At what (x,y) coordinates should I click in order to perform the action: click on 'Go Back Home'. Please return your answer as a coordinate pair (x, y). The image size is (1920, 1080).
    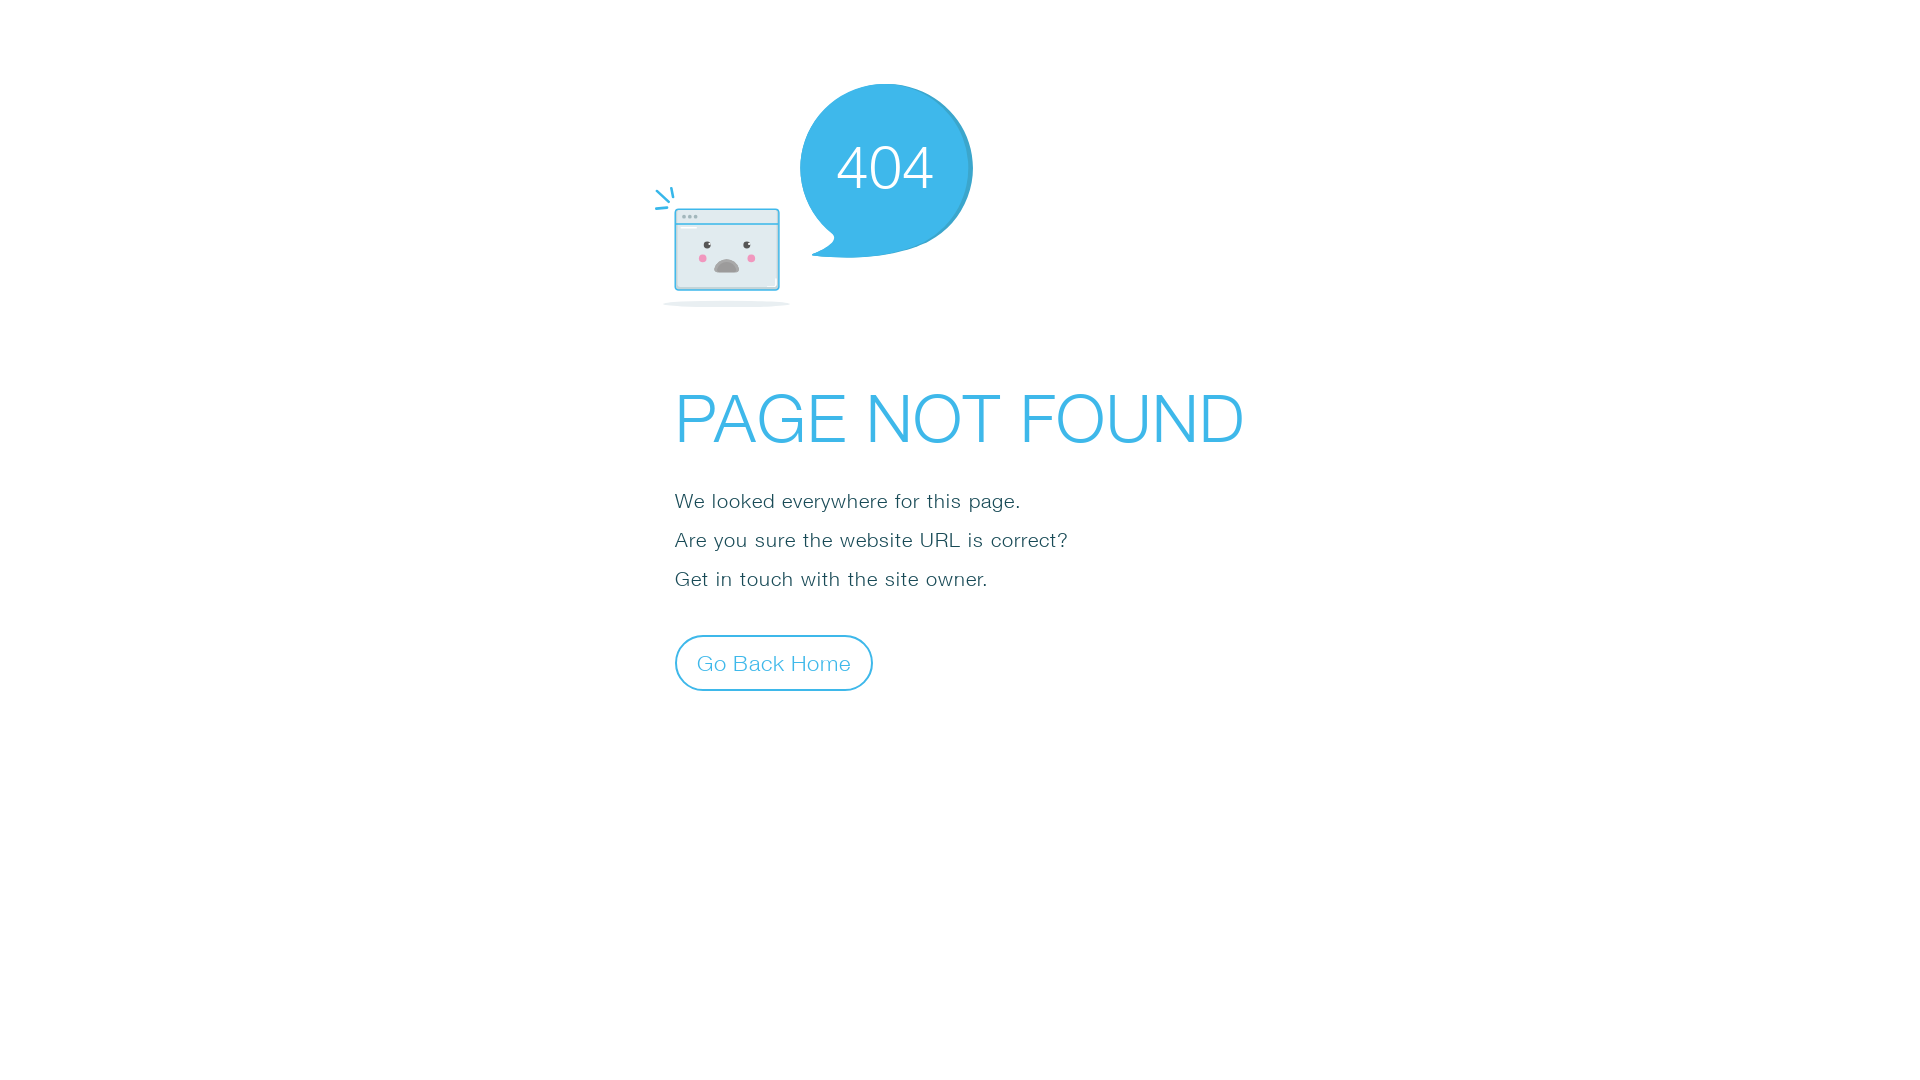
    Looking at the image, I should click on (772, 663).